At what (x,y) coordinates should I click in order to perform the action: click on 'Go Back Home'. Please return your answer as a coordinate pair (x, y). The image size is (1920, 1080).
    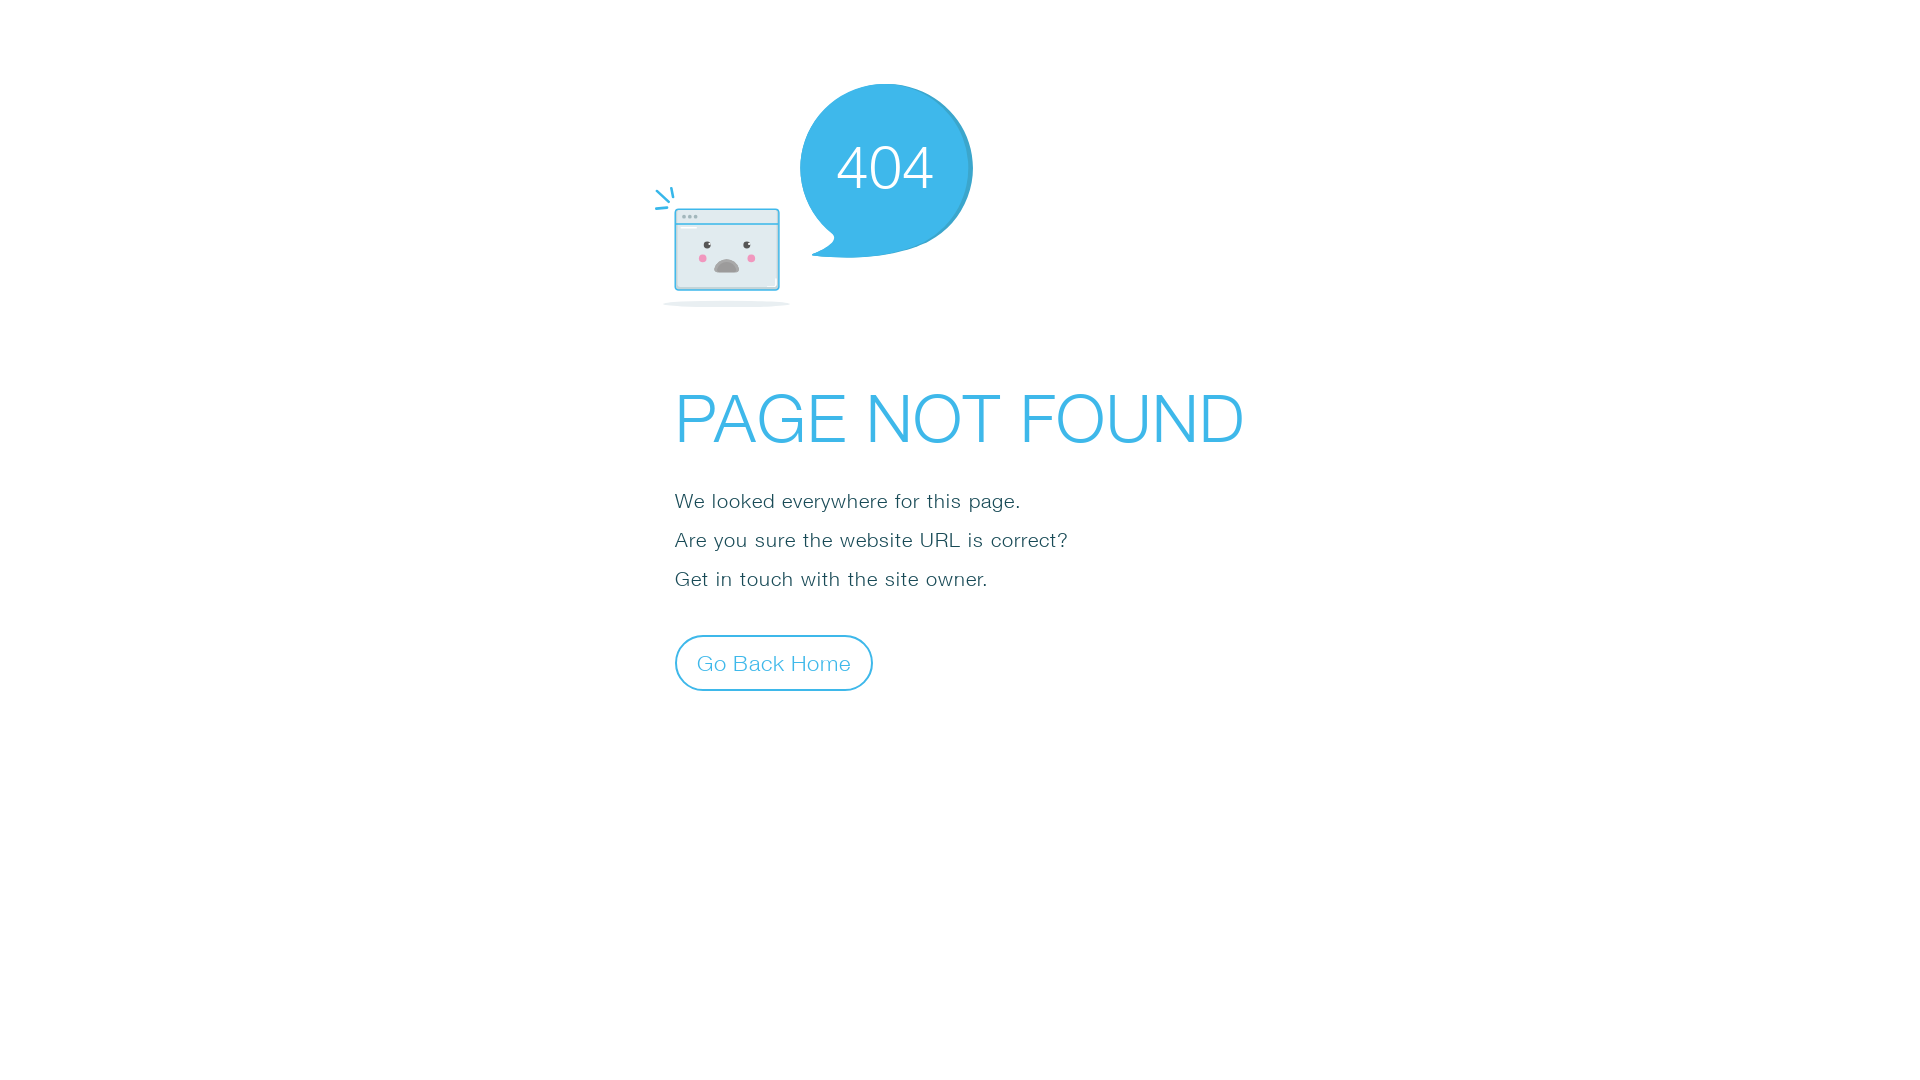
    Looking at the image, I should click on (772, 663).